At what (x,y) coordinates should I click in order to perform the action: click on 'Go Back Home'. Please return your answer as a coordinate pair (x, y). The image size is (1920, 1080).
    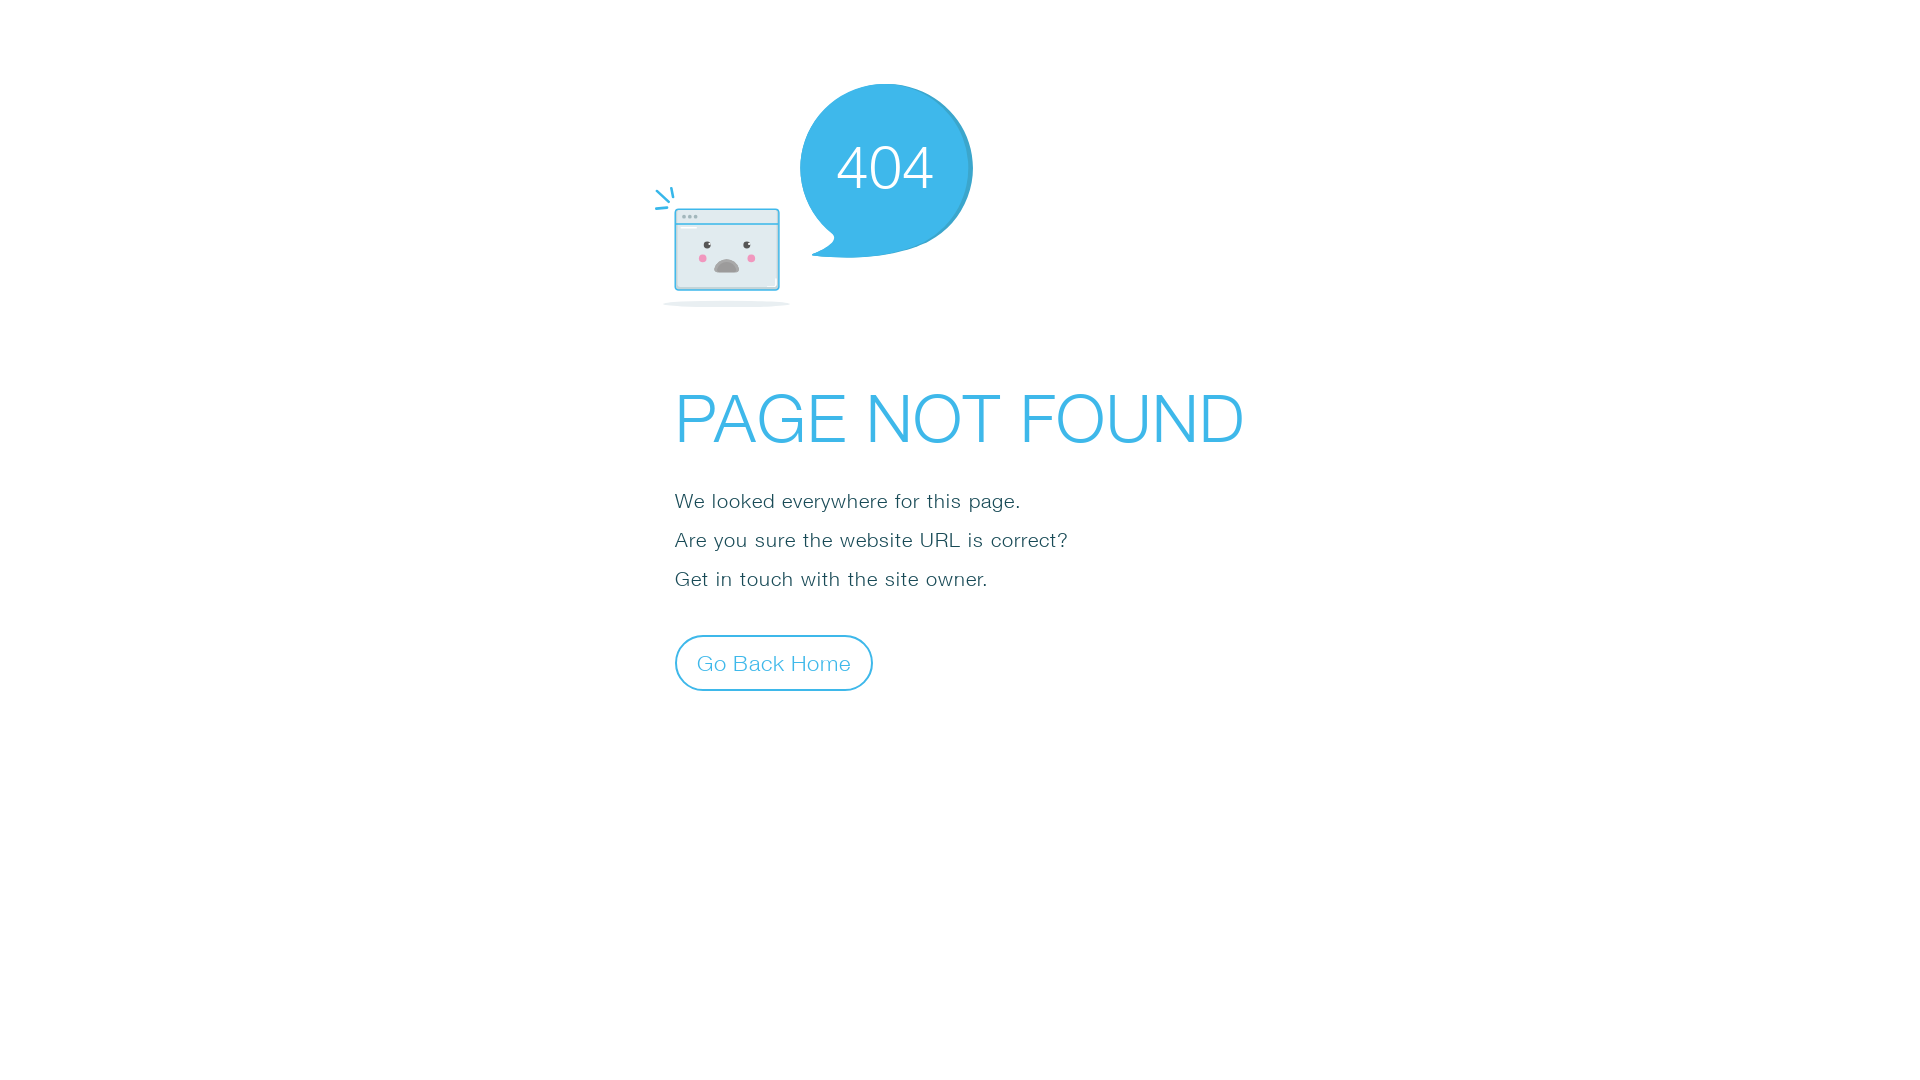
    Looking at the image, I should click on (772, 663).